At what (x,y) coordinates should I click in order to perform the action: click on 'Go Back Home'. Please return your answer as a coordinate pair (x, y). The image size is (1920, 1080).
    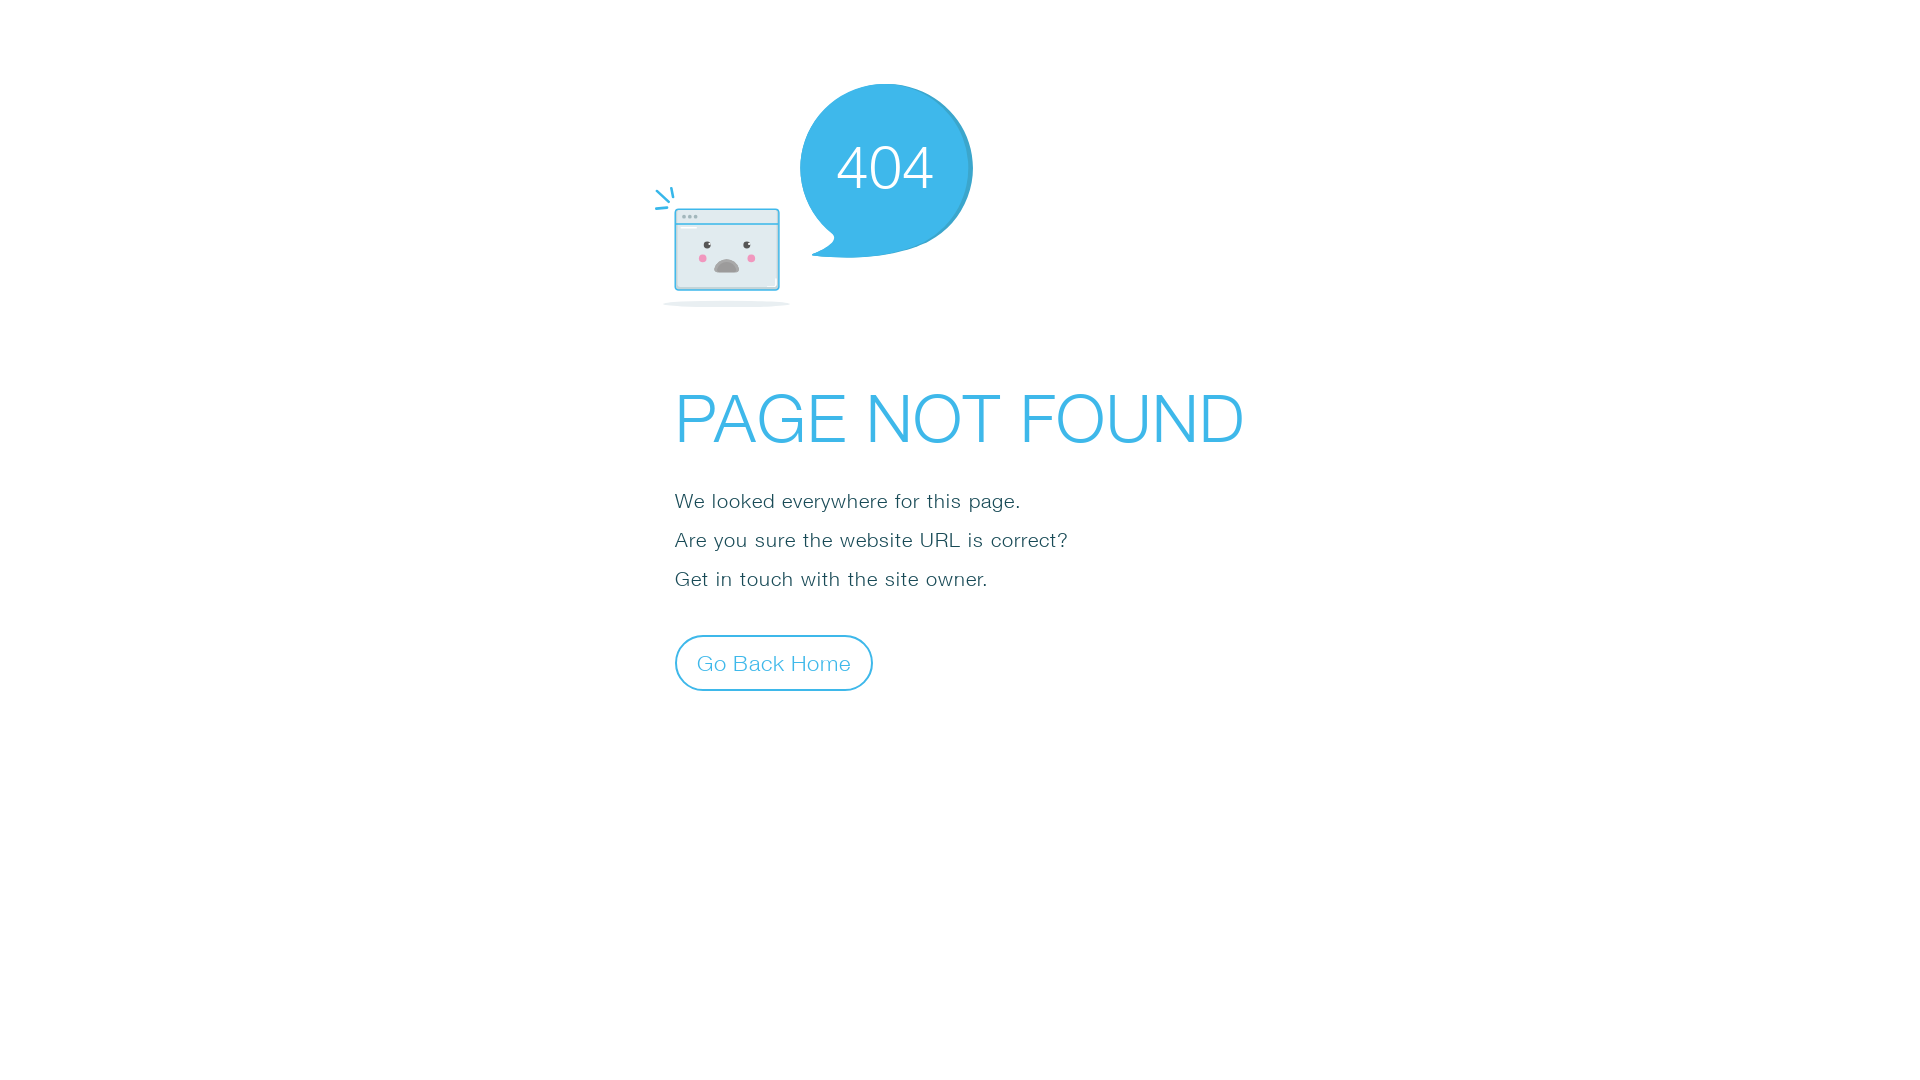
    Looking at the image, I should click on (772, 663).